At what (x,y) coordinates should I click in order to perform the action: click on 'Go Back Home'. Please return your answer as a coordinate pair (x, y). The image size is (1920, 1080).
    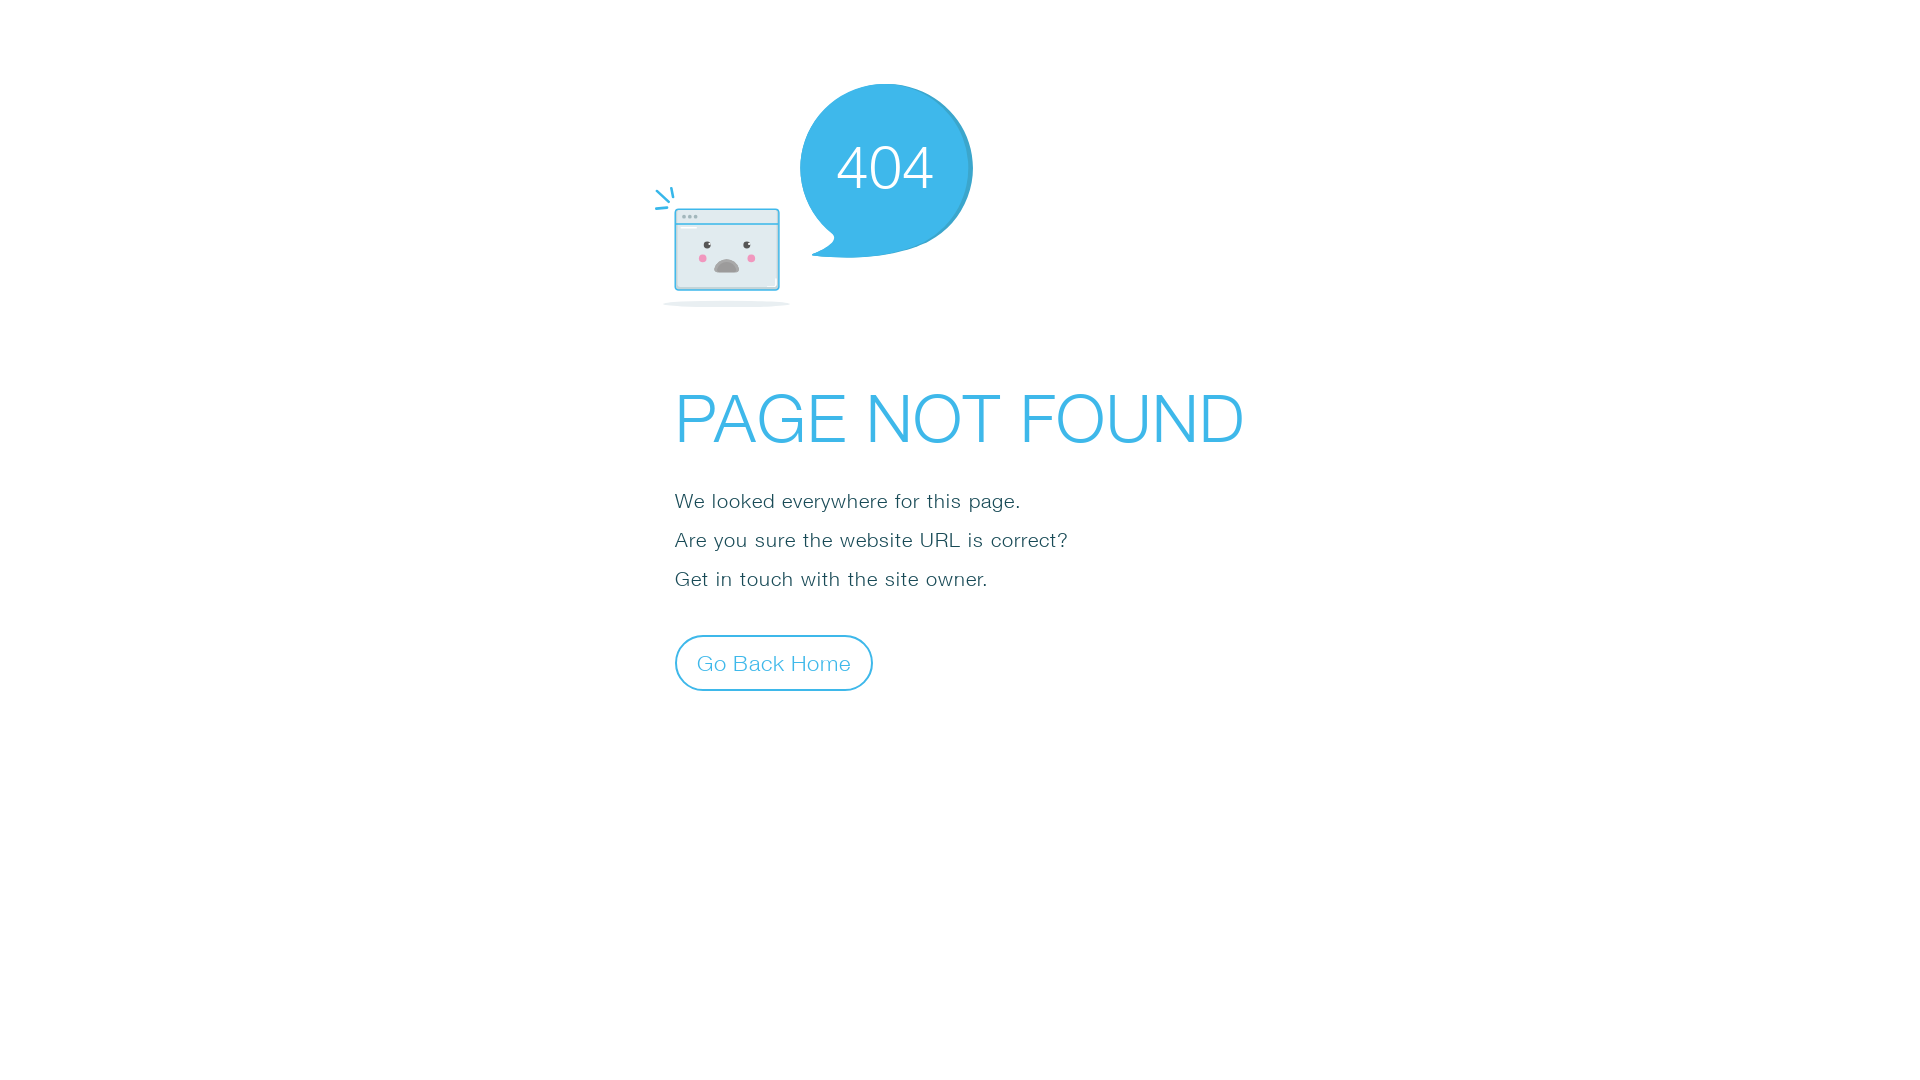
    Looking at the image, I should click on (772, 663).